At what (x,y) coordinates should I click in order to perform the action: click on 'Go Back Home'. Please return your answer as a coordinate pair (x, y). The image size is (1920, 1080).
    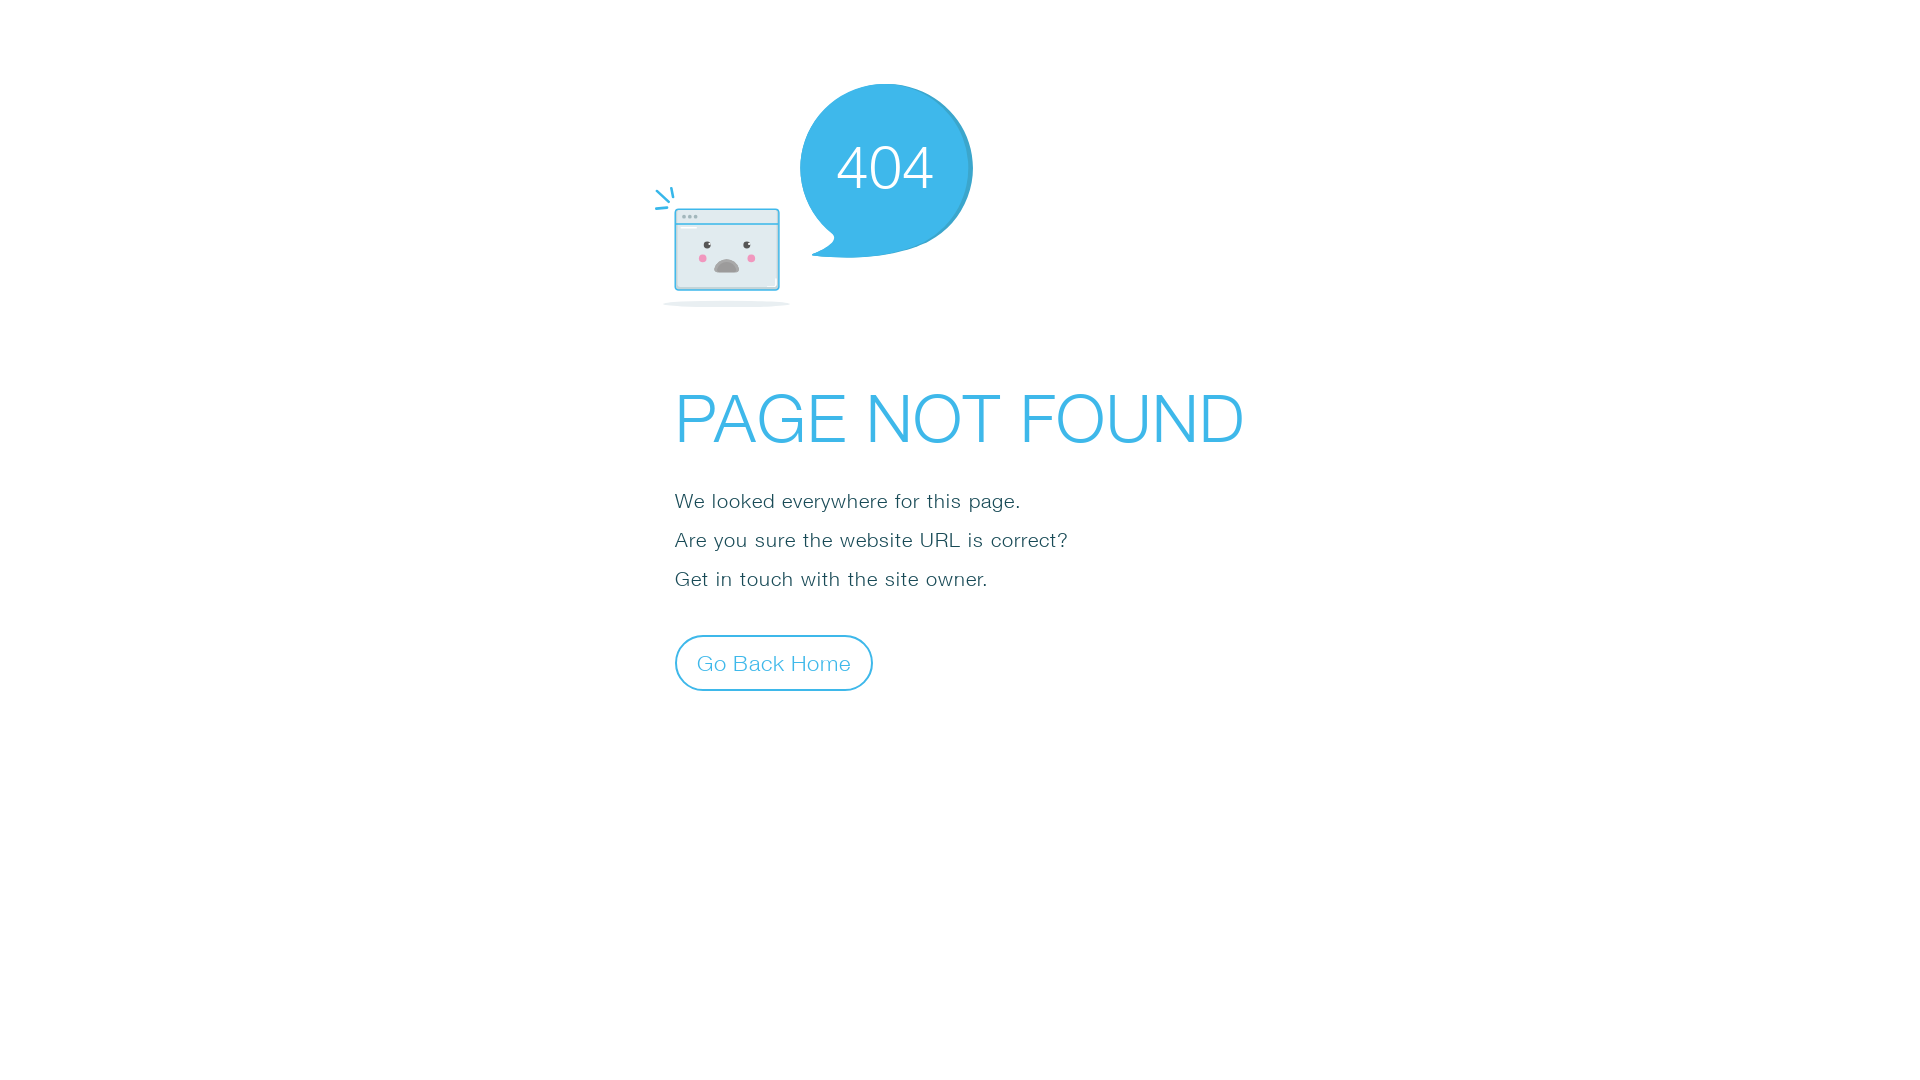
    Looking at the image, I should click on (772, 663).